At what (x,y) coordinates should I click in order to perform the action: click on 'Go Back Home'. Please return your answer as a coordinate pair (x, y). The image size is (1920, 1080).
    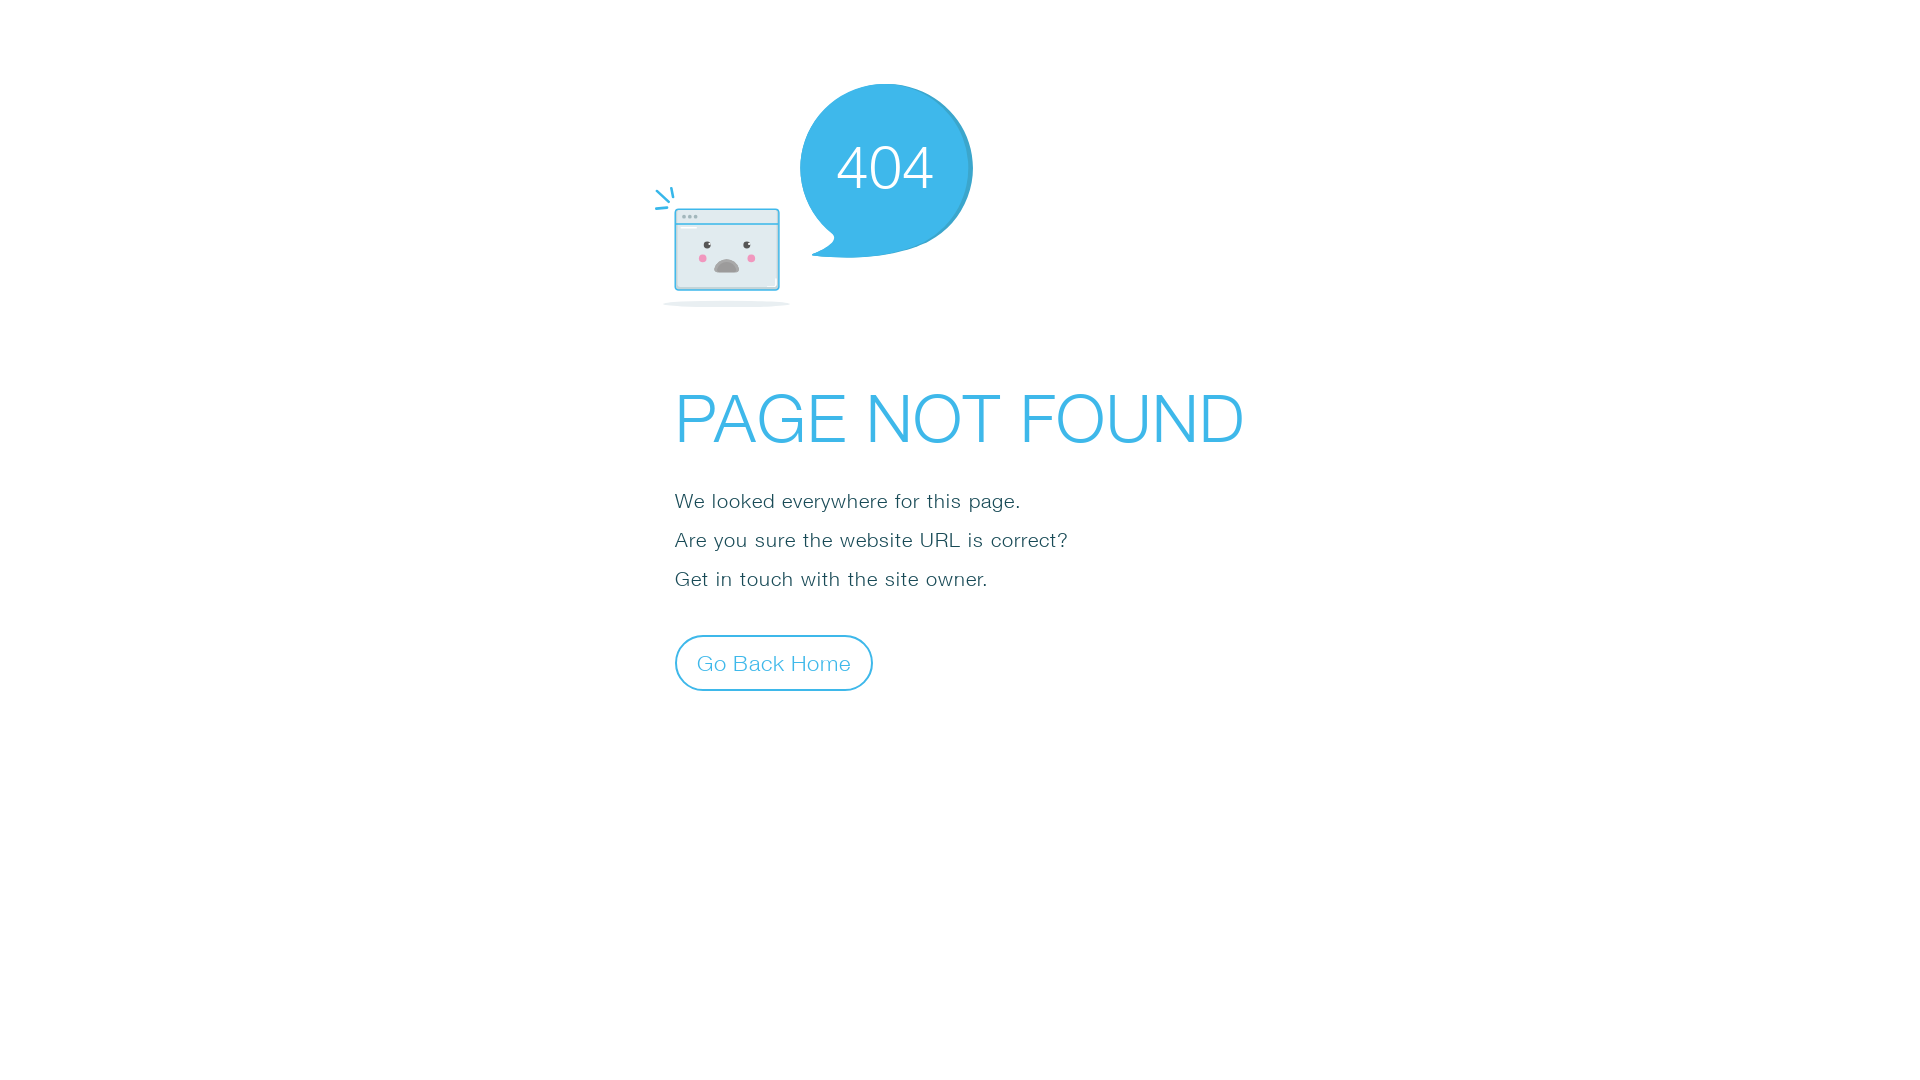
    Looking at the image, I should click on (772, 663).